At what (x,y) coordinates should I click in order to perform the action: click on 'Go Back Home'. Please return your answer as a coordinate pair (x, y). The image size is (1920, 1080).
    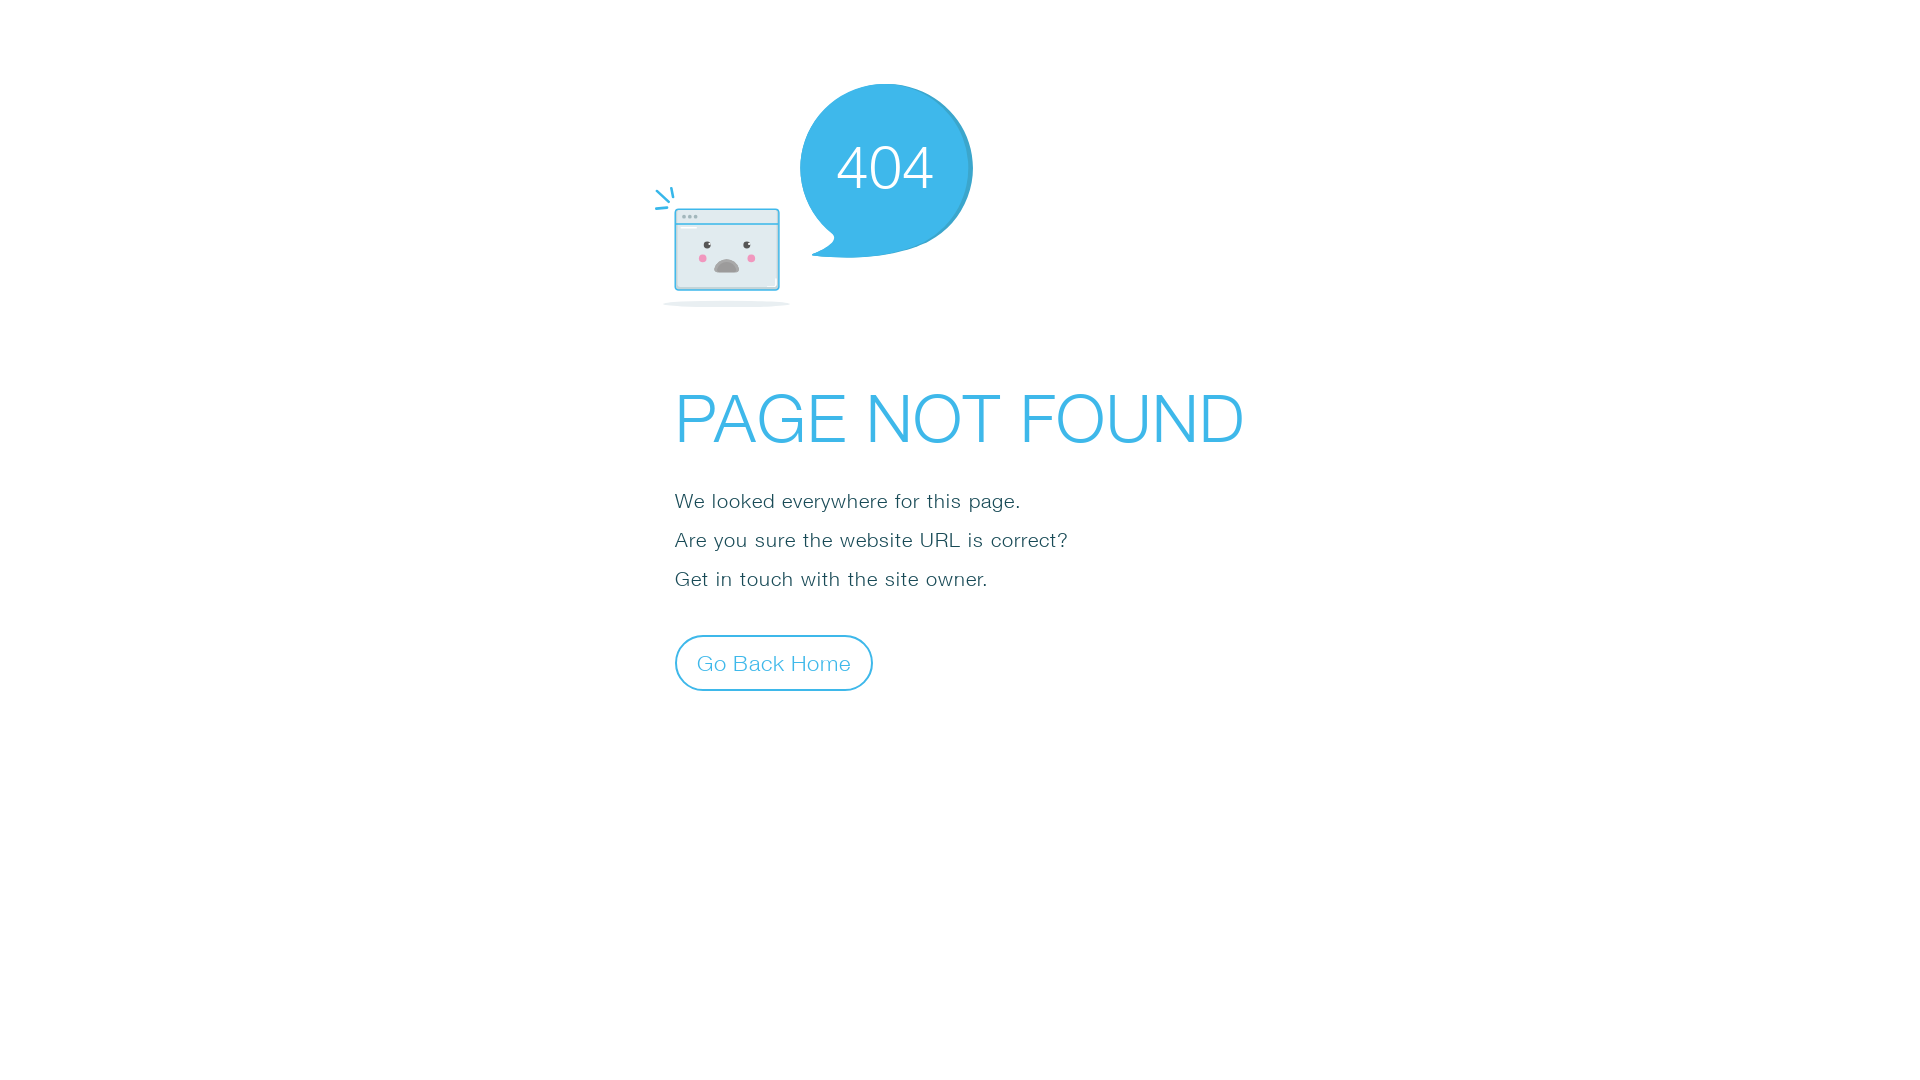
    Looking at the image, I should click on (772, 663).